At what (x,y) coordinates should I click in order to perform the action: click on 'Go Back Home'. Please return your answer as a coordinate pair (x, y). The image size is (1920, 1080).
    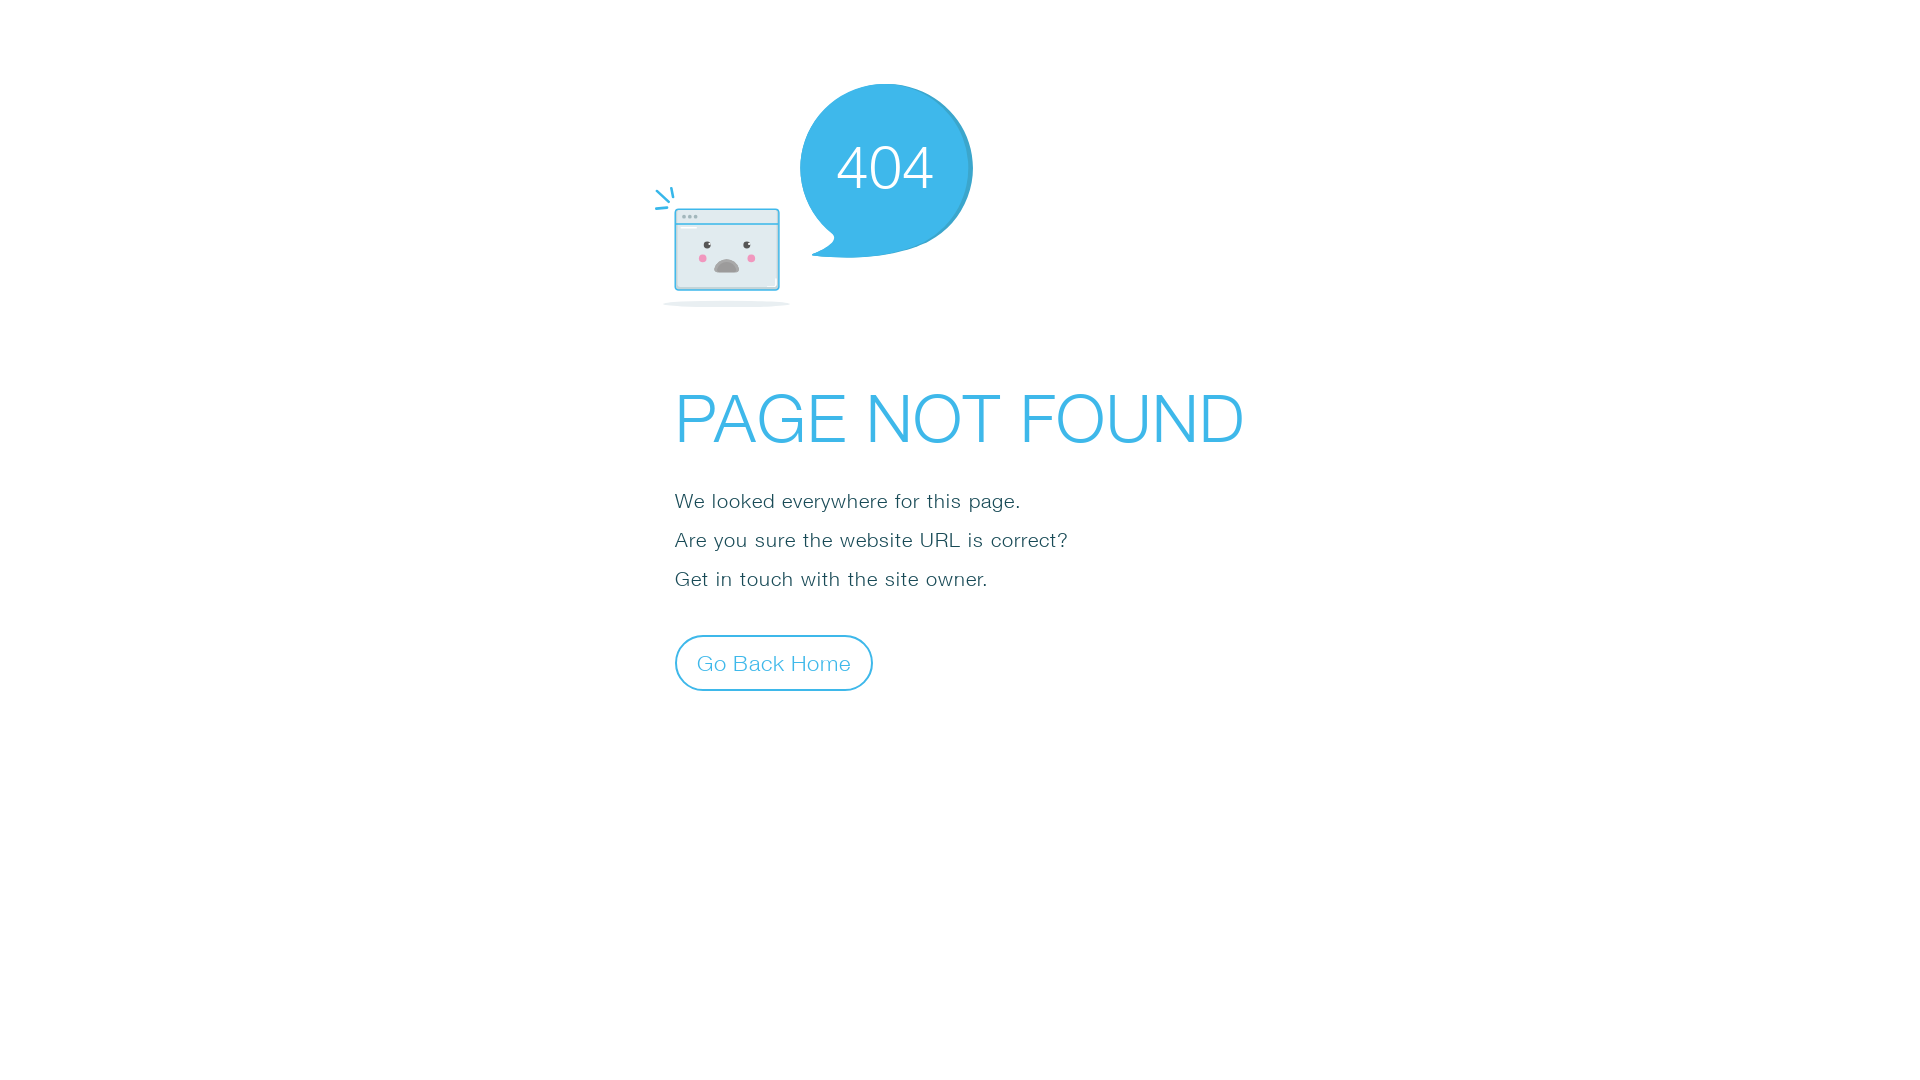
    Looking at the image, I should click on (772, 663).